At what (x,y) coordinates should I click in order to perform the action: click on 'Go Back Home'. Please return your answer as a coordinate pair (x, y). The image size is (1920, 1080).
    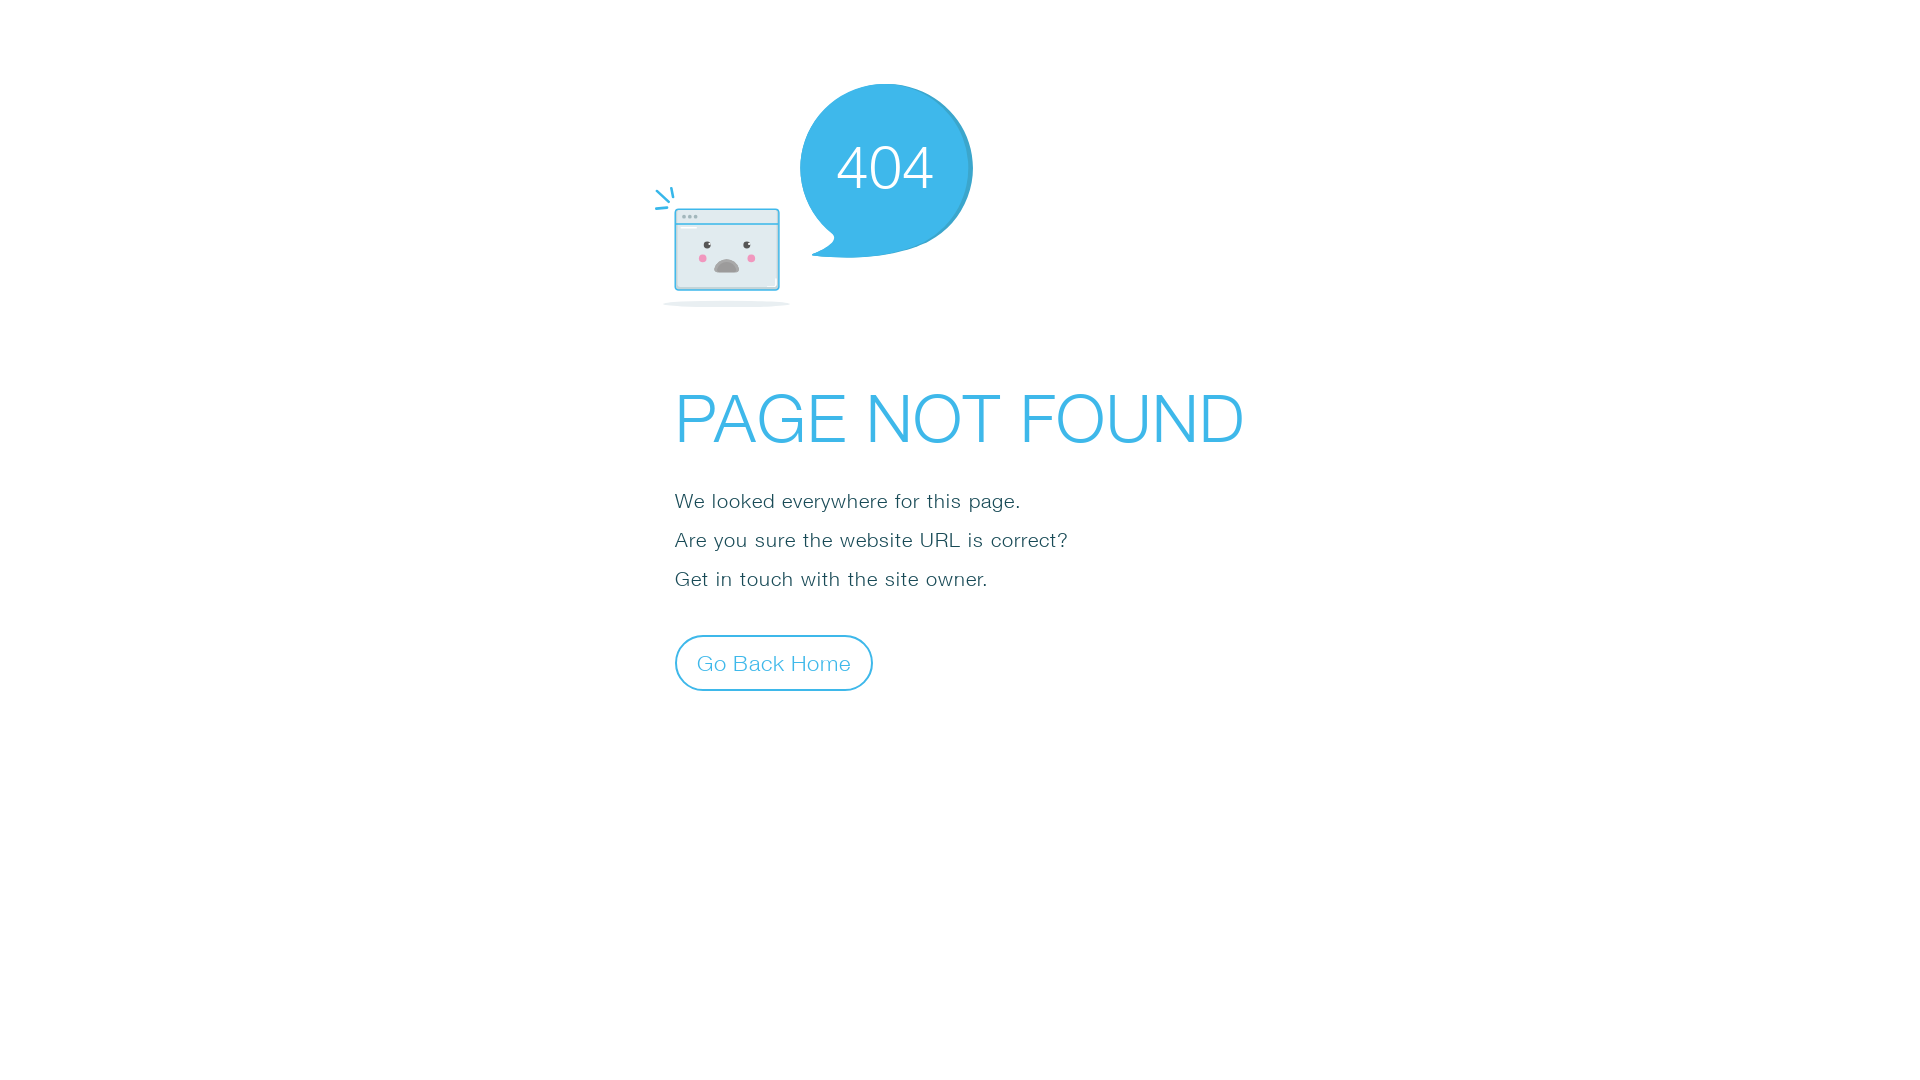
    Looking at the image, I should click on (772, 663).